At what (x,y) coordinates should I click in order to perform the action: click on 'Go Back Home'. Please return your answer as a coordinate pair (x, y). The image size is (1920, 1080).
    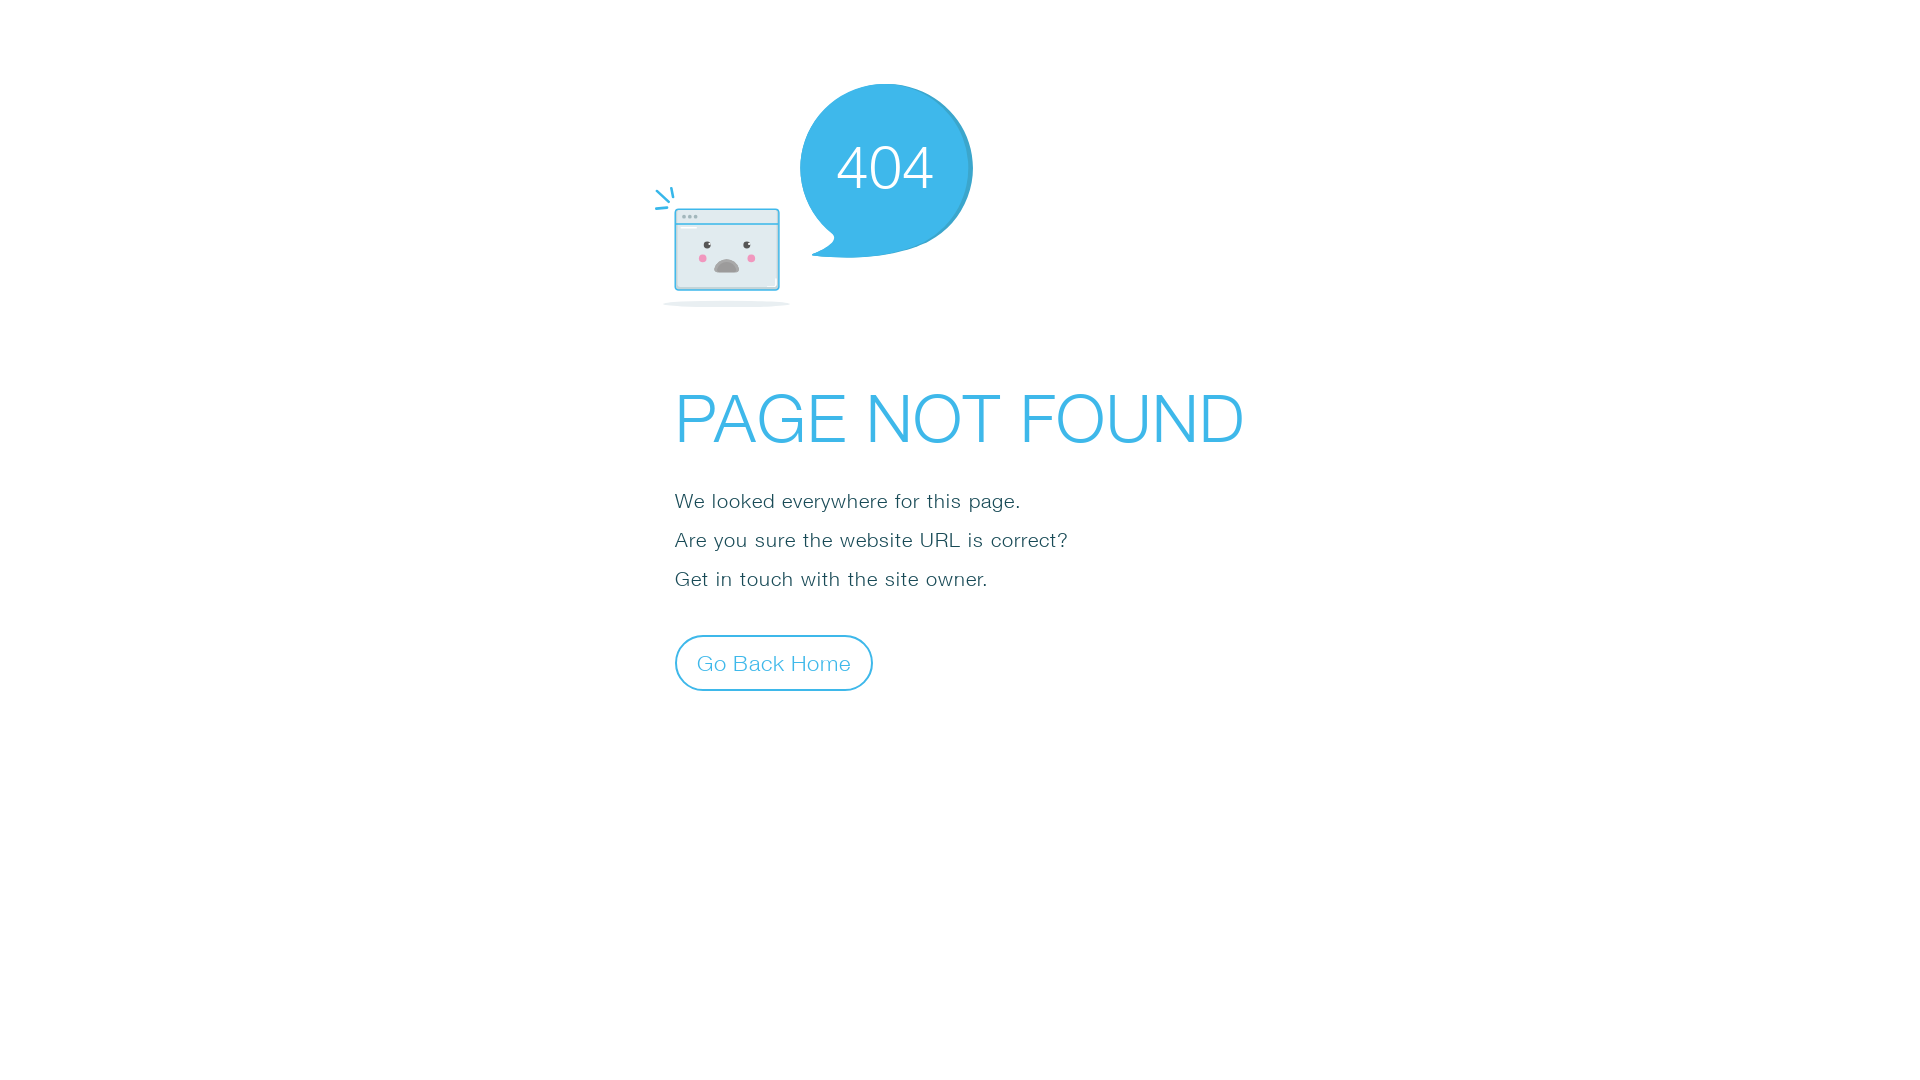
    Looking at the image, I should click on (772, 663).